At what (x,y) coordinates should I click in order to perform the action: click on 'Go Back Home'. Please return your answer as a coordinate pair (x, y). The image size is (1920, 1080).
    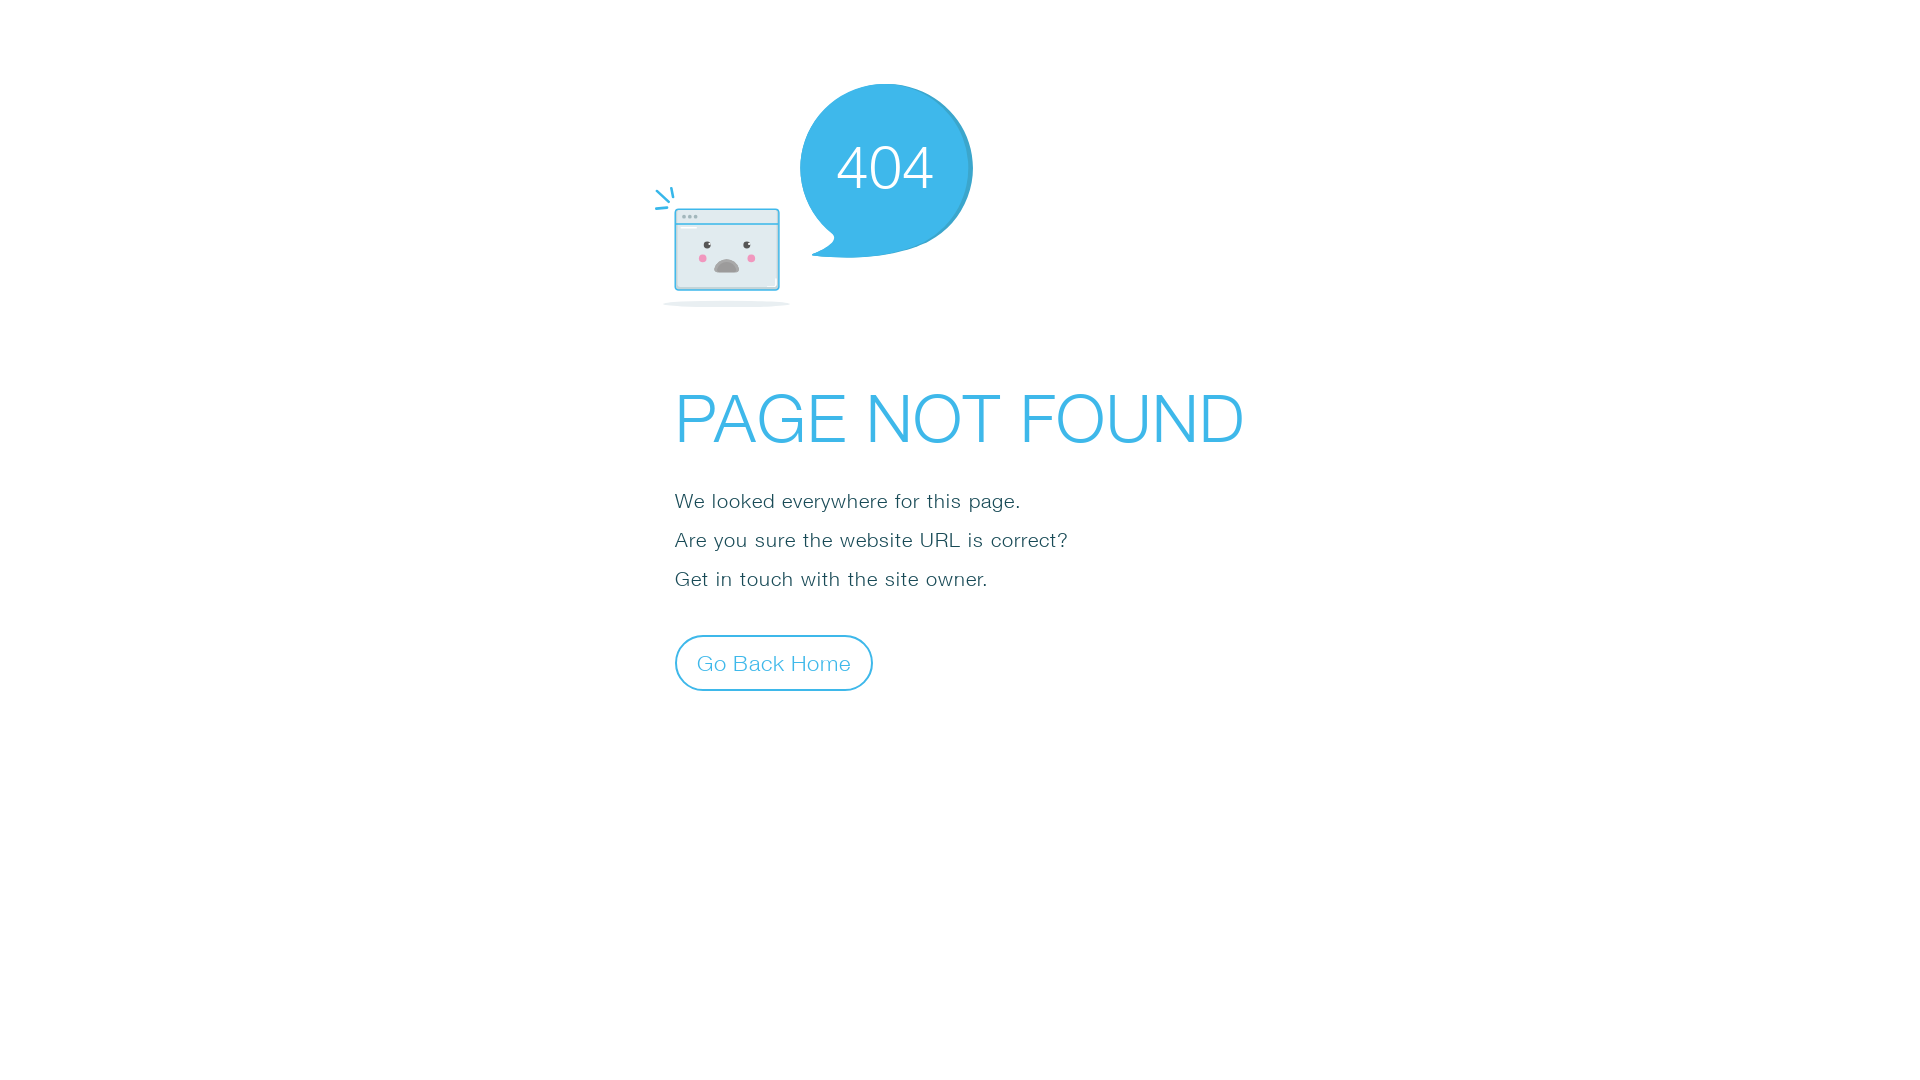
    Looking at the image, I should click on (772, 663).